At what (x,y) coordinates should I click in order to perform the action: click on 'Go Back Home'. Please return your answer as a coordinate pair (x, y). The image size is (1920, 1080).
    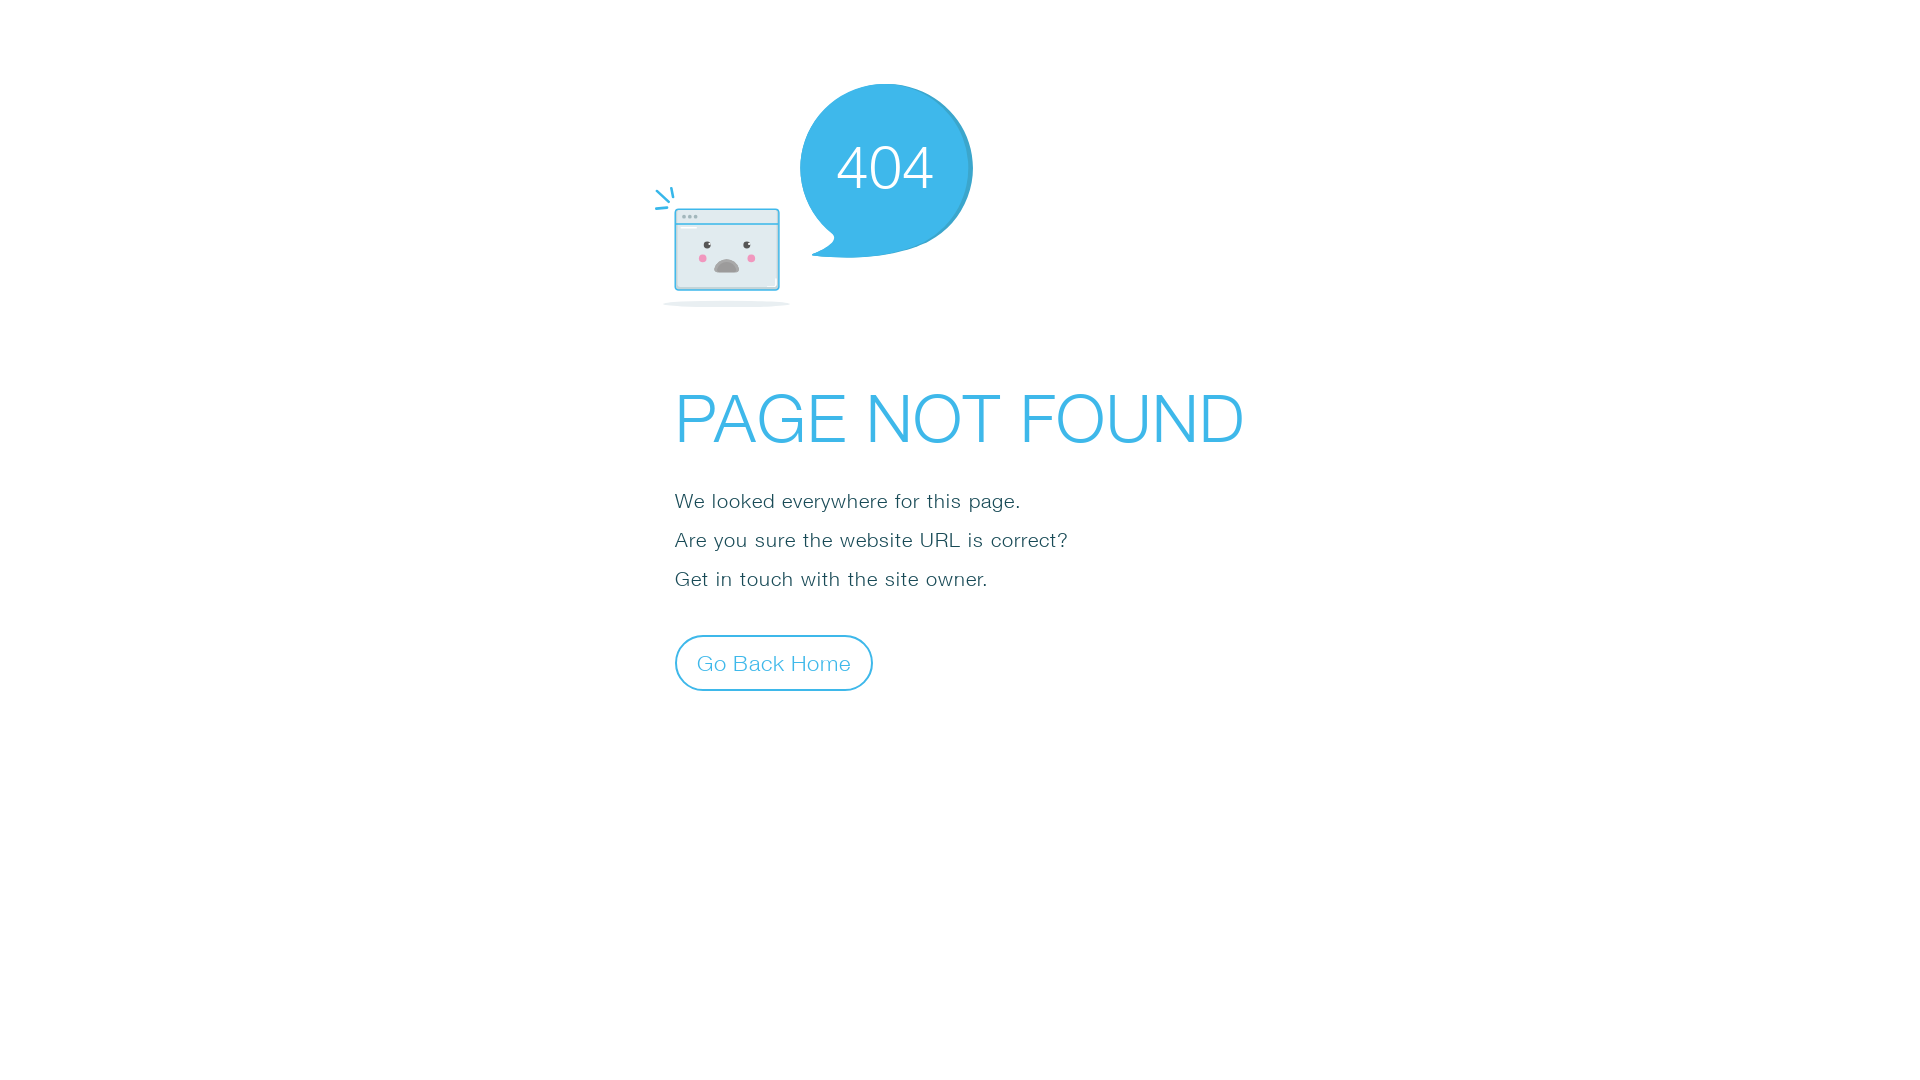
    Looking at the image, I should click on (772, 663).